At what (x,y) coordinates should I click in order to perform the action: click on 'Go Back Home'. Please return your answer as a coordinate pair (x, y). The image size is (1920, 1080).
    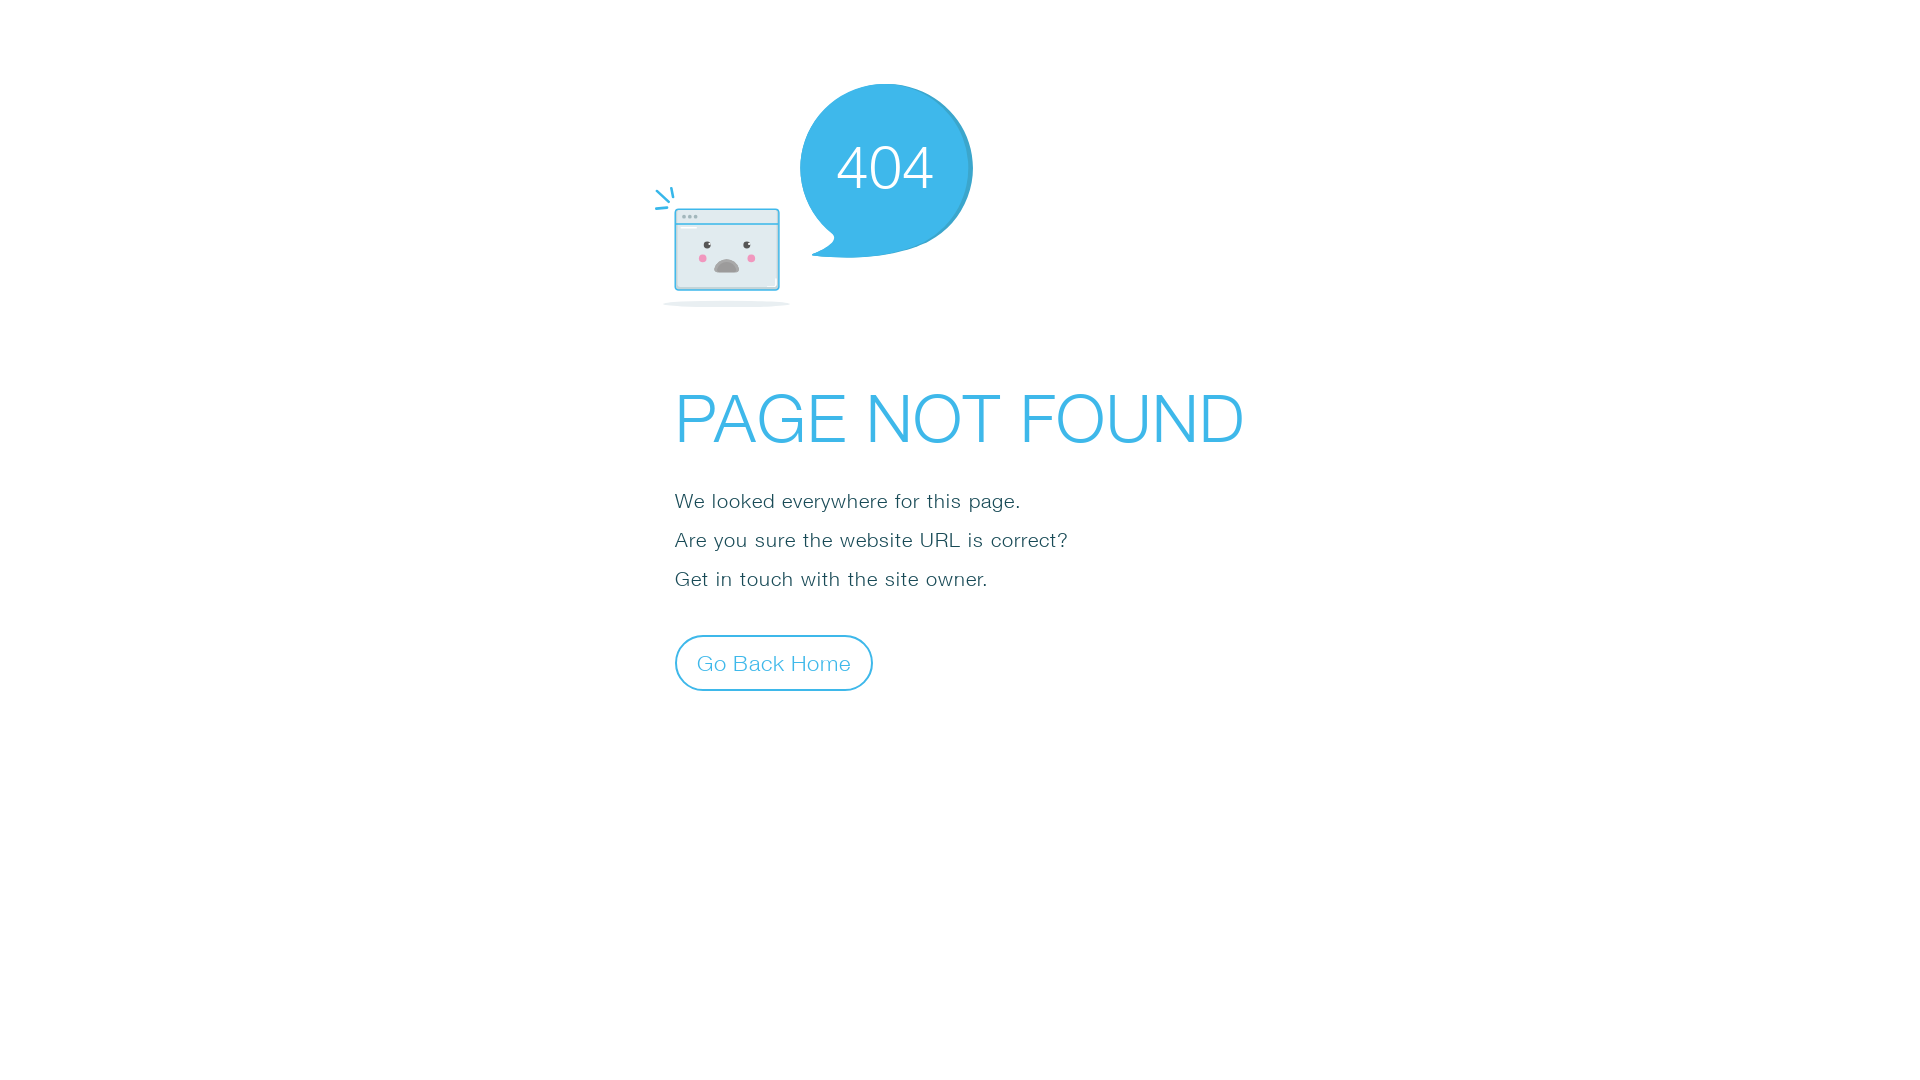
    Looking at the image, I should click on (772, 663).